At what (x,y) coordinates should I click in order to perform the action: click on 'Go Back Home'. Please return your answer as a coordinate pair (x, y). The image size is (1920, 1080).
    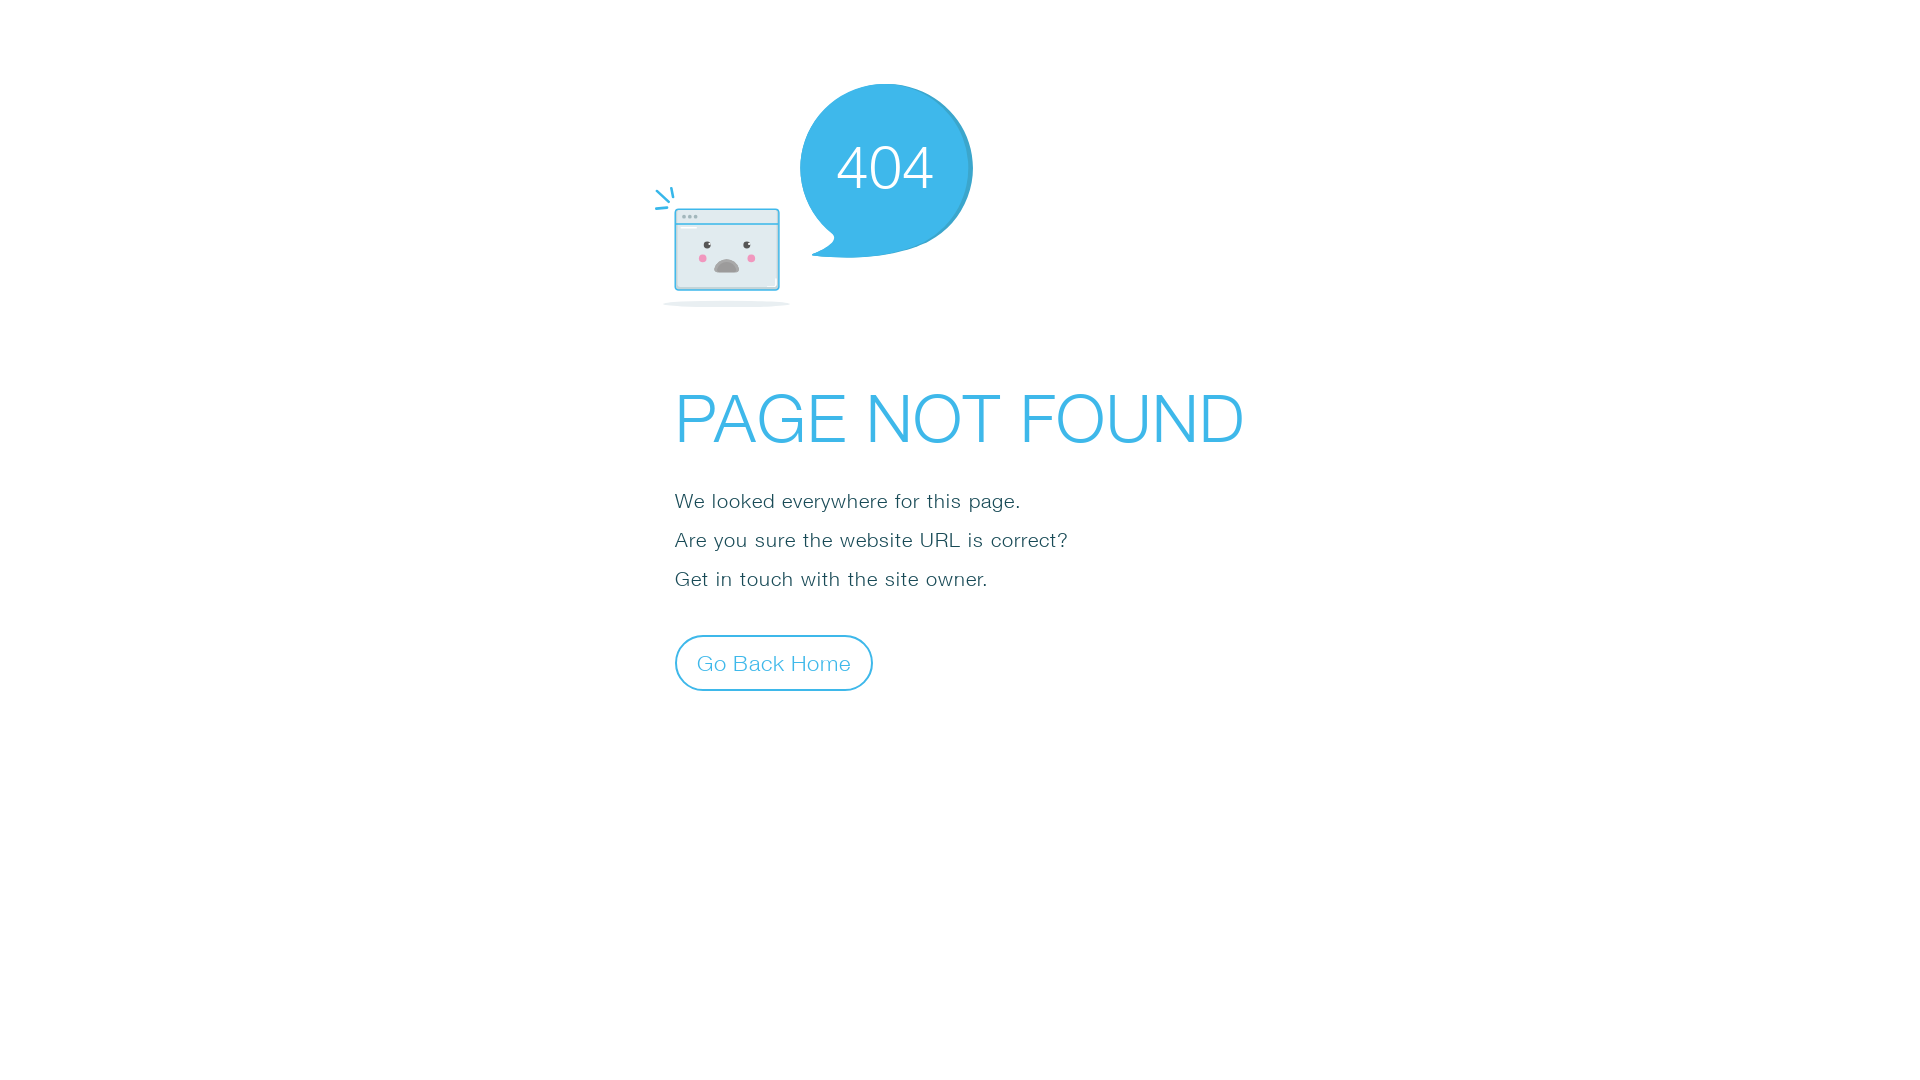
    Looking at the image, I should click on (772, 663).